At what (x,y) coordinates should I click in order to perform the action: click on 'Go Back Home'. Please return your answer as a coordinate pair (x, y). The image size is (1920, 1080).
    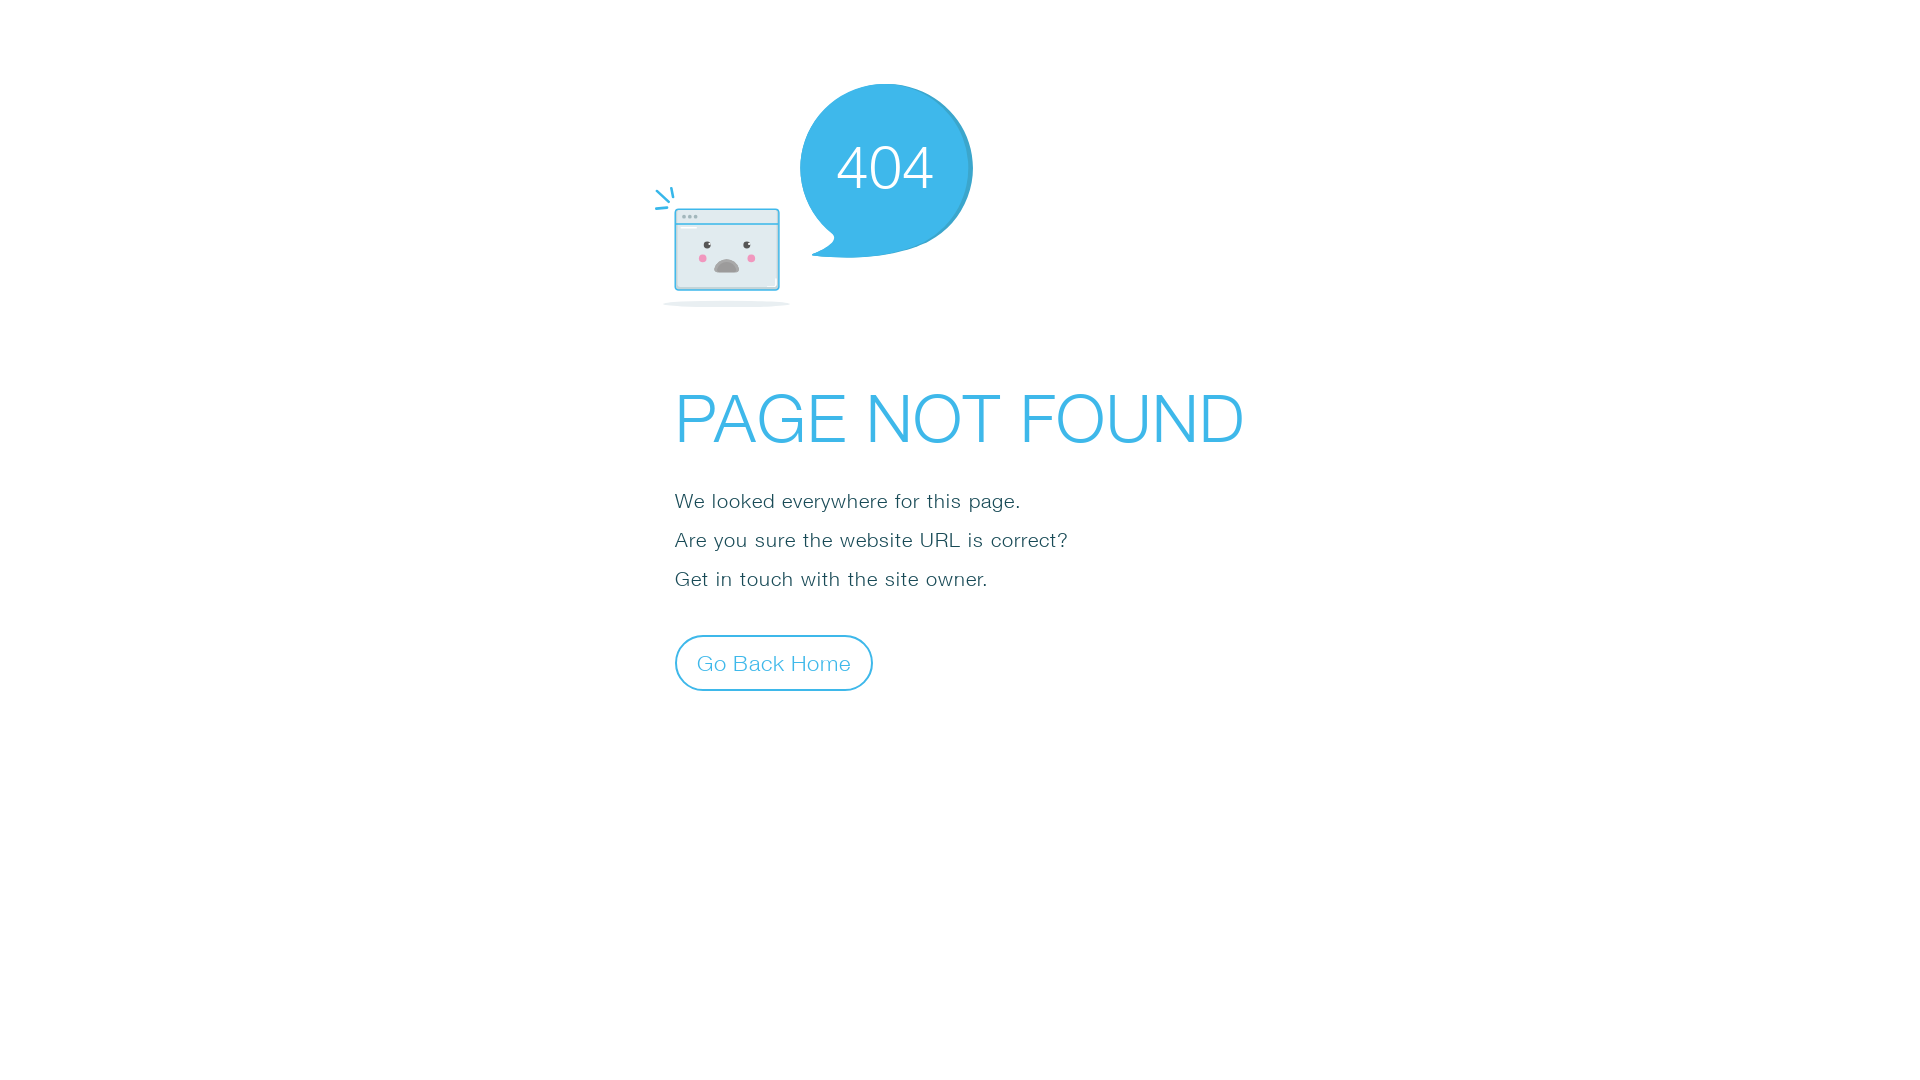
    Looking at the image, I should click on (772, 663).